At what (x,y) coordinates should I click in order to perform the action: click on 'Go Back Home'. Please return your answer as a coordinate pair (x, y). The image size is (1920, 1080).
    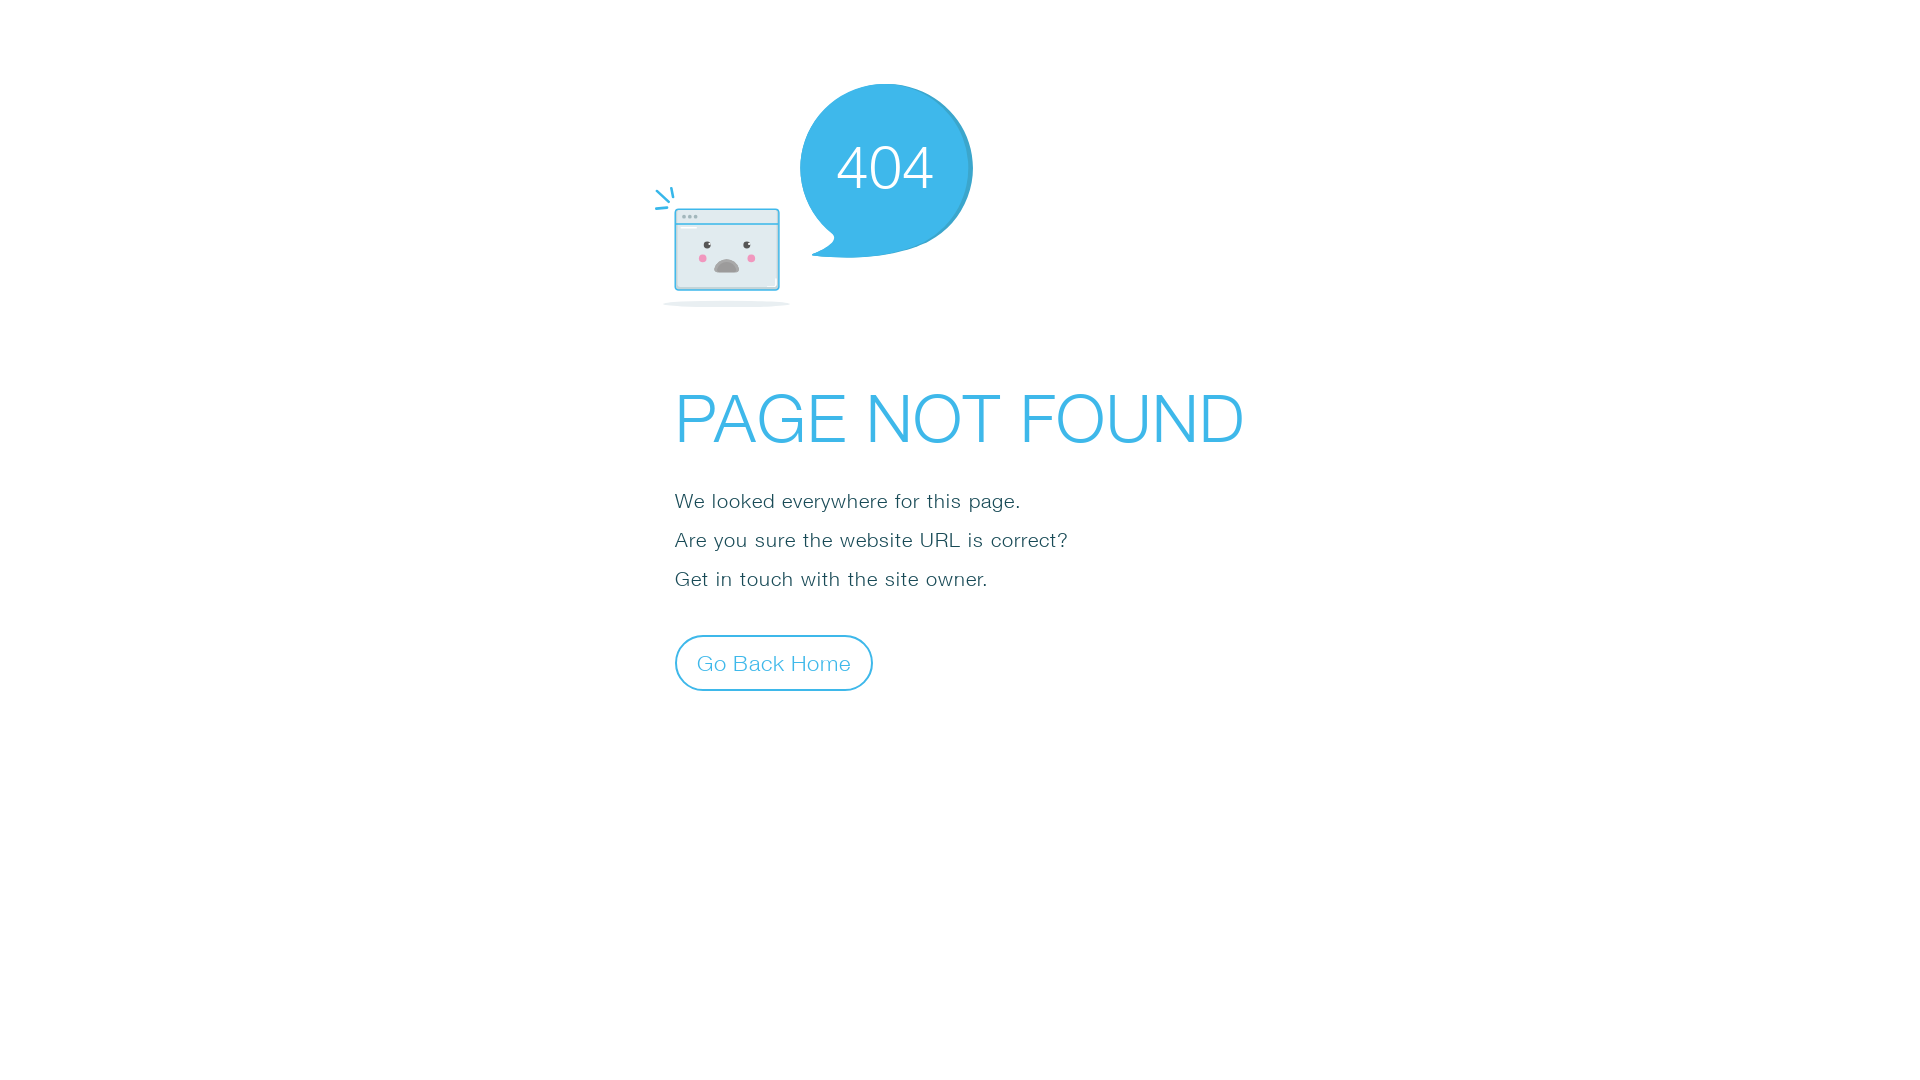
    Looking at the image, I should click on (772, 663).